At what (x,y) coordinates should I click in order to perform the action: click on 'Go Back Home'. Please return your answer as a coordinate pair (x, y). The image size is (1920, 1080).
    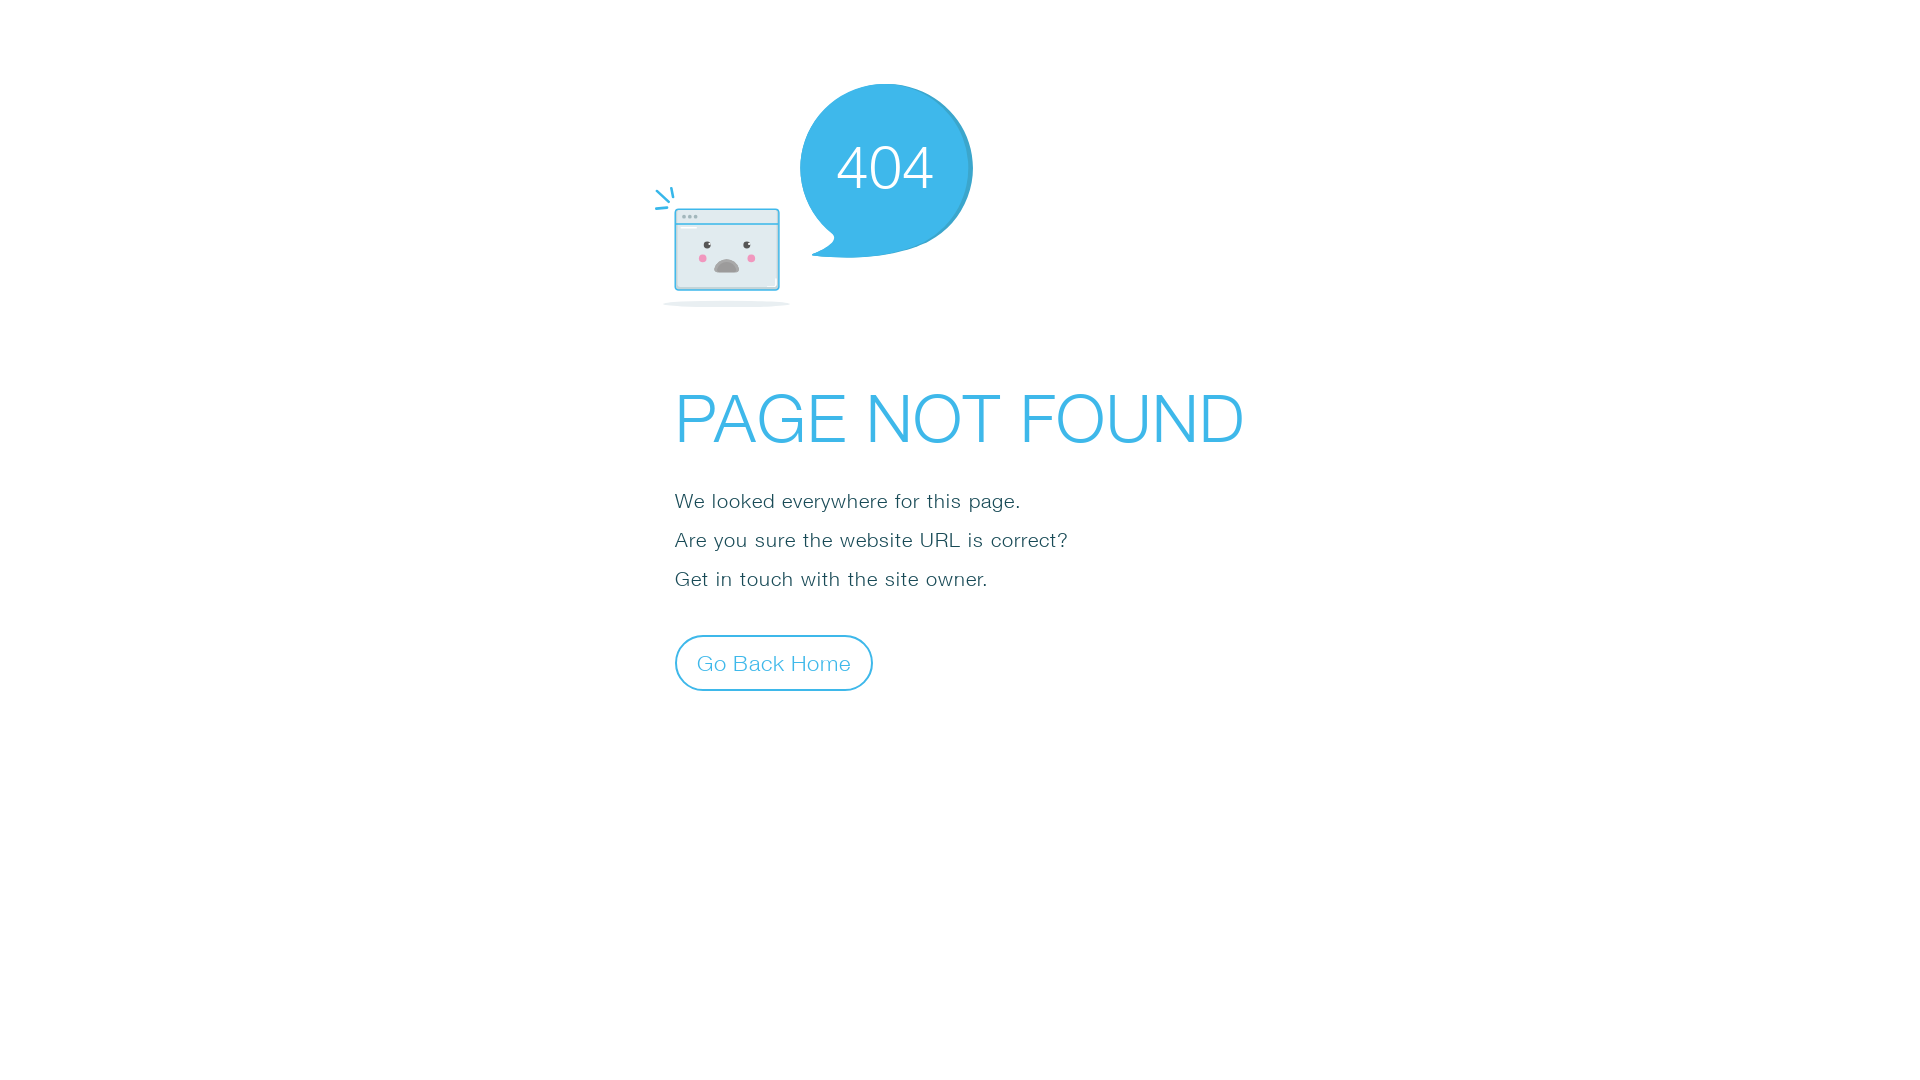
    Looking at the image, I should click on (772, 663).